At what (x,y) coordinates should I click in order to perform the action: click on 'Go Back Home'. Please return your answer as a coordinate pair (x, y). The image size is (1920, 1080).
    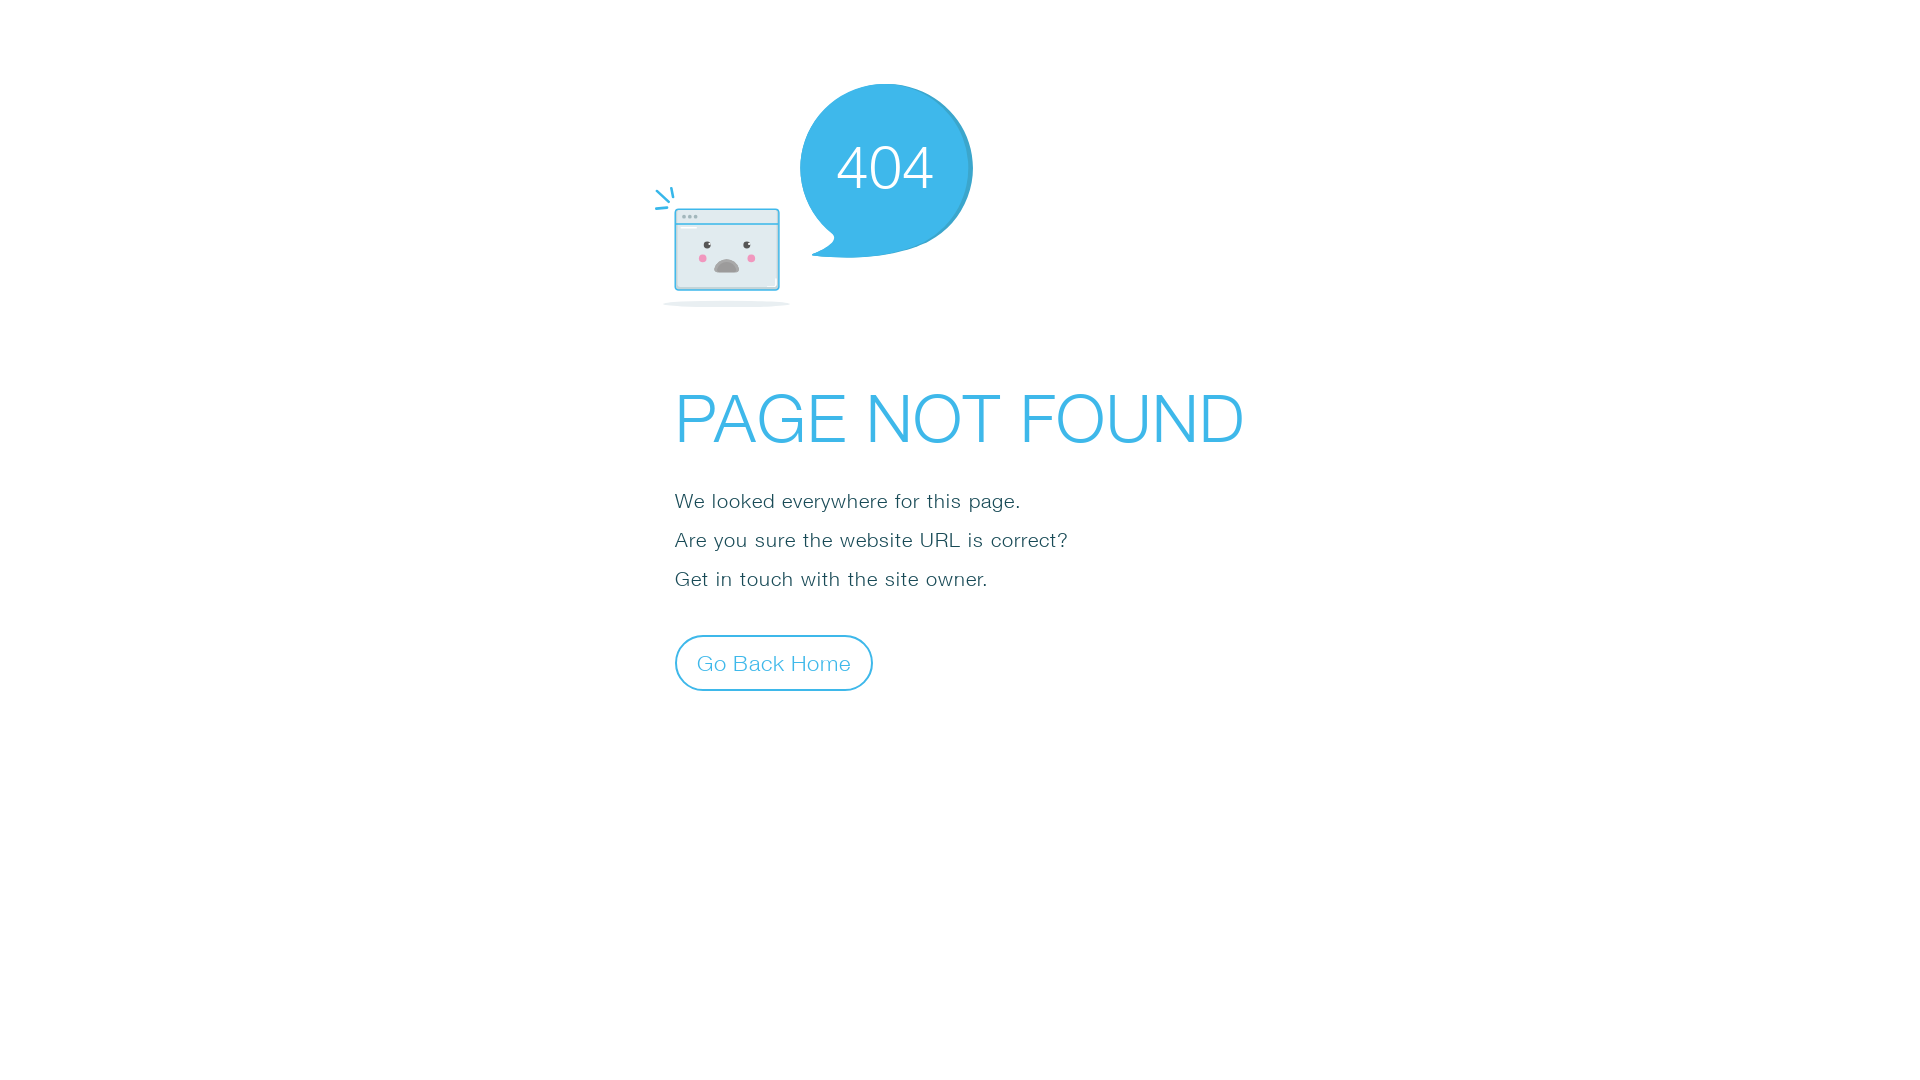
    Looking at the image, I should click on (772, 663).